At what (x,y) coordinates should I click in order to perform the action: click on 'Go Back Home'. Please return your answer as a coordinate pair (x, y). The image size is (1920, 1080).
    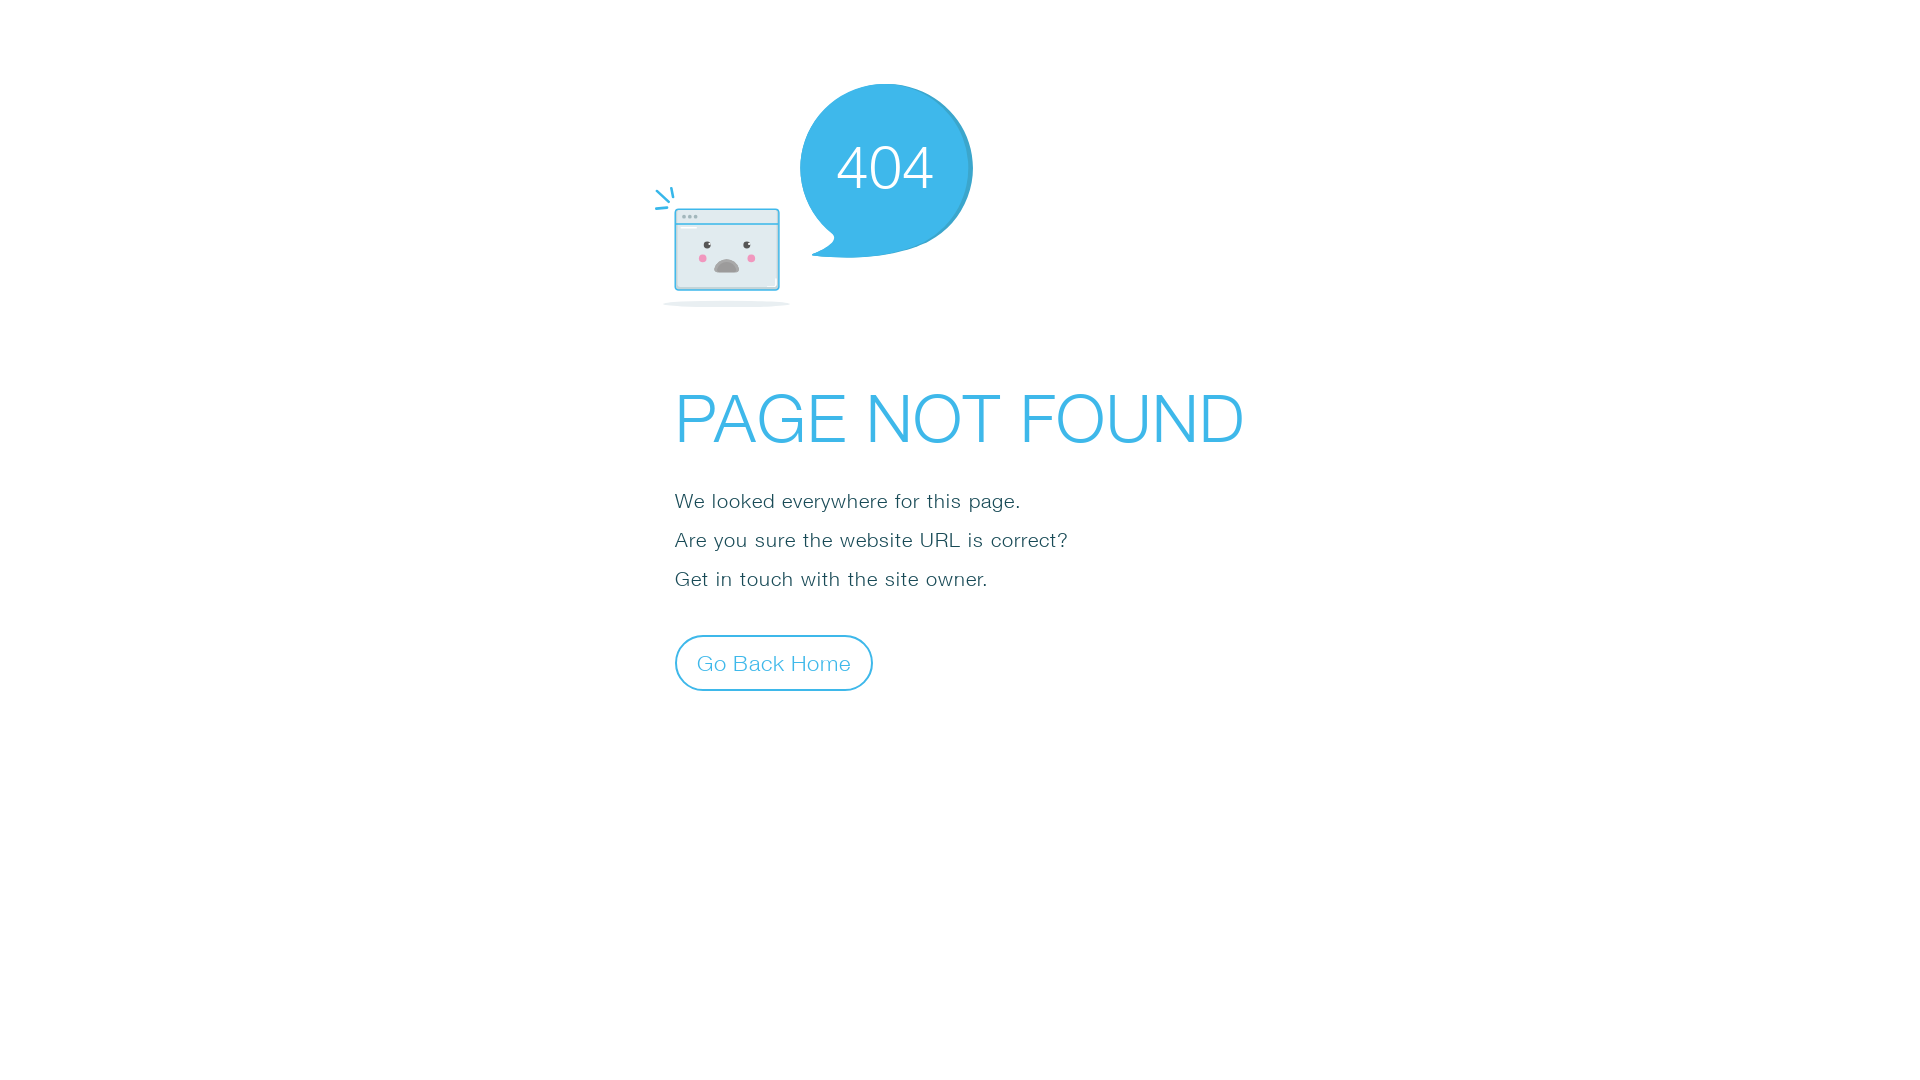
    Looking at the image, I should click on (772, 663).